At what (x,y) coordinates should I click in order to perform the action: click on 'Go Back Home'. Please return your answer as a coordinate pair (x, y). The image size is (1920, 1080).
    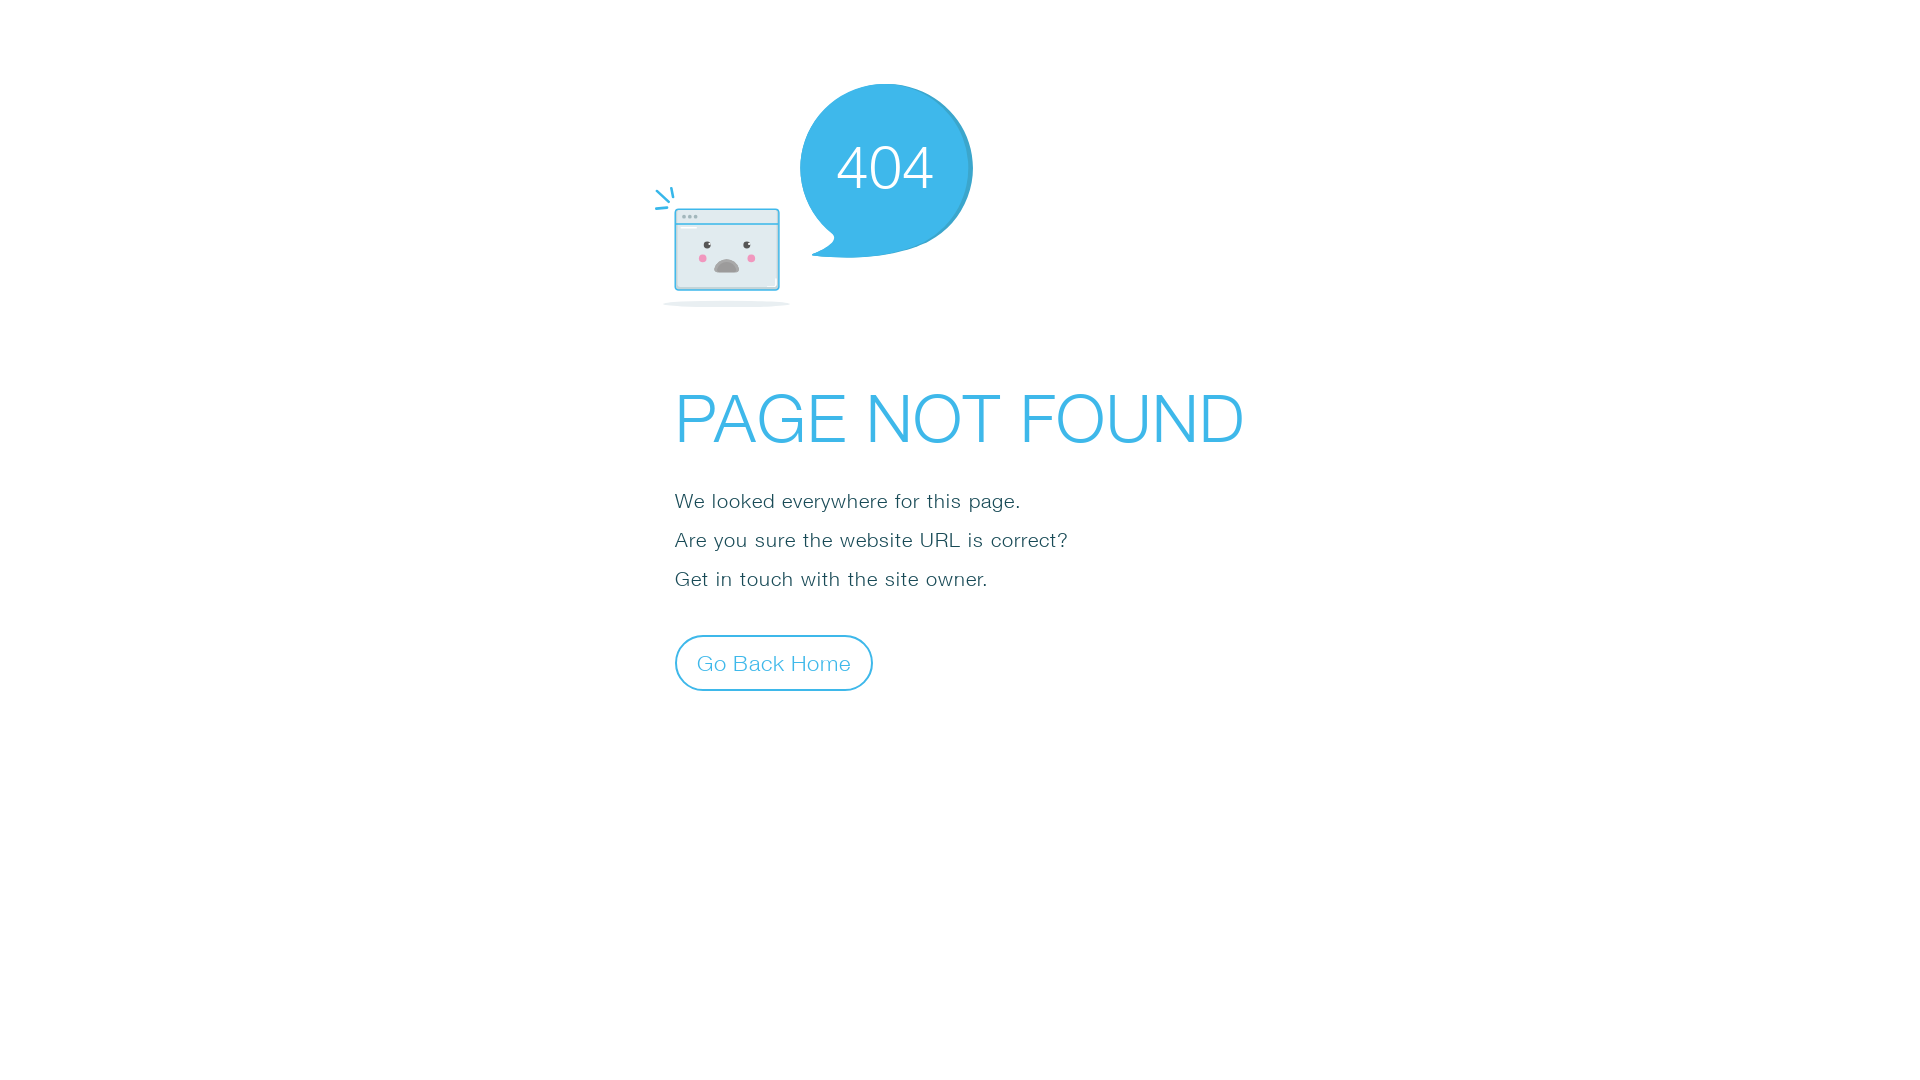
    Looking at the image, I should click on (772, 663).